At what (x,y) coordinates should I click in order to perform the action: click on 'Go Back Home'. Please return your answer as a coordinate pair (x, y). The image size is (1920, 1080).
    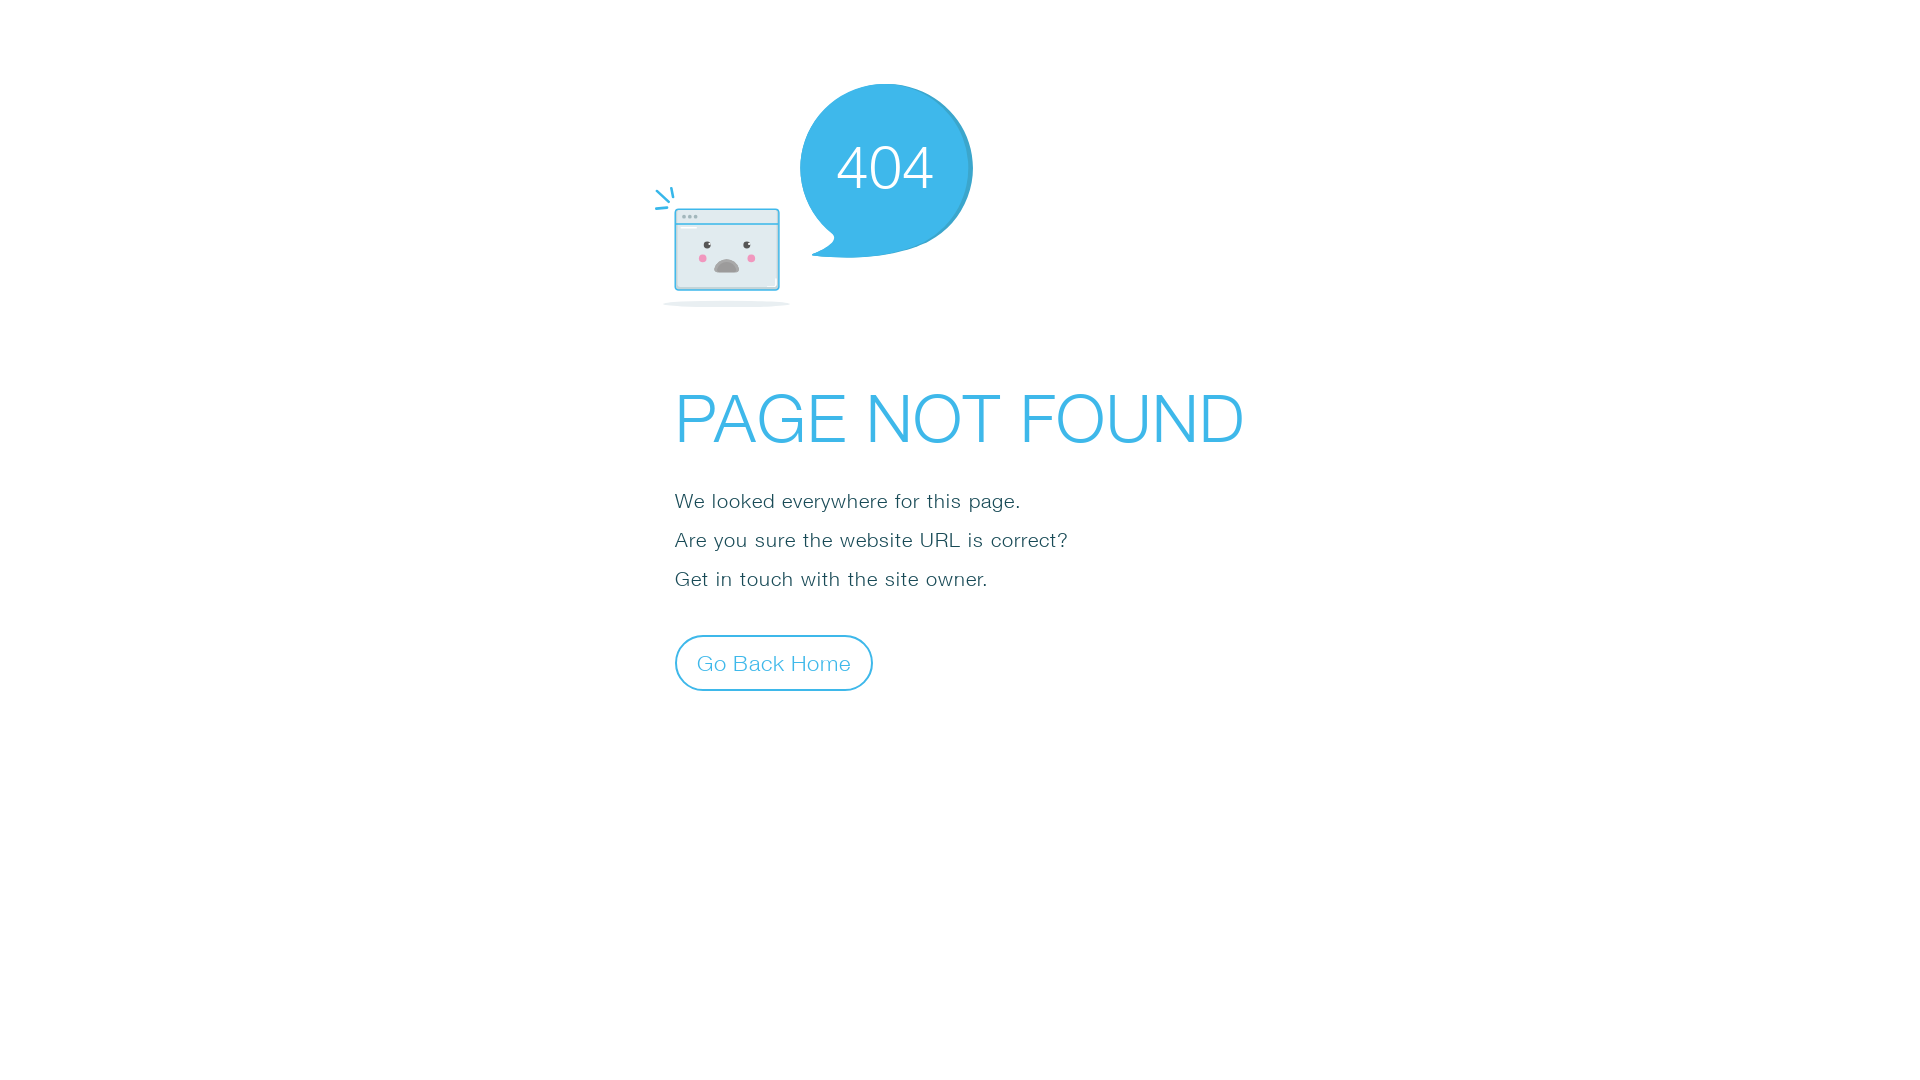
    Looking at the image, I should click on (772, 663).